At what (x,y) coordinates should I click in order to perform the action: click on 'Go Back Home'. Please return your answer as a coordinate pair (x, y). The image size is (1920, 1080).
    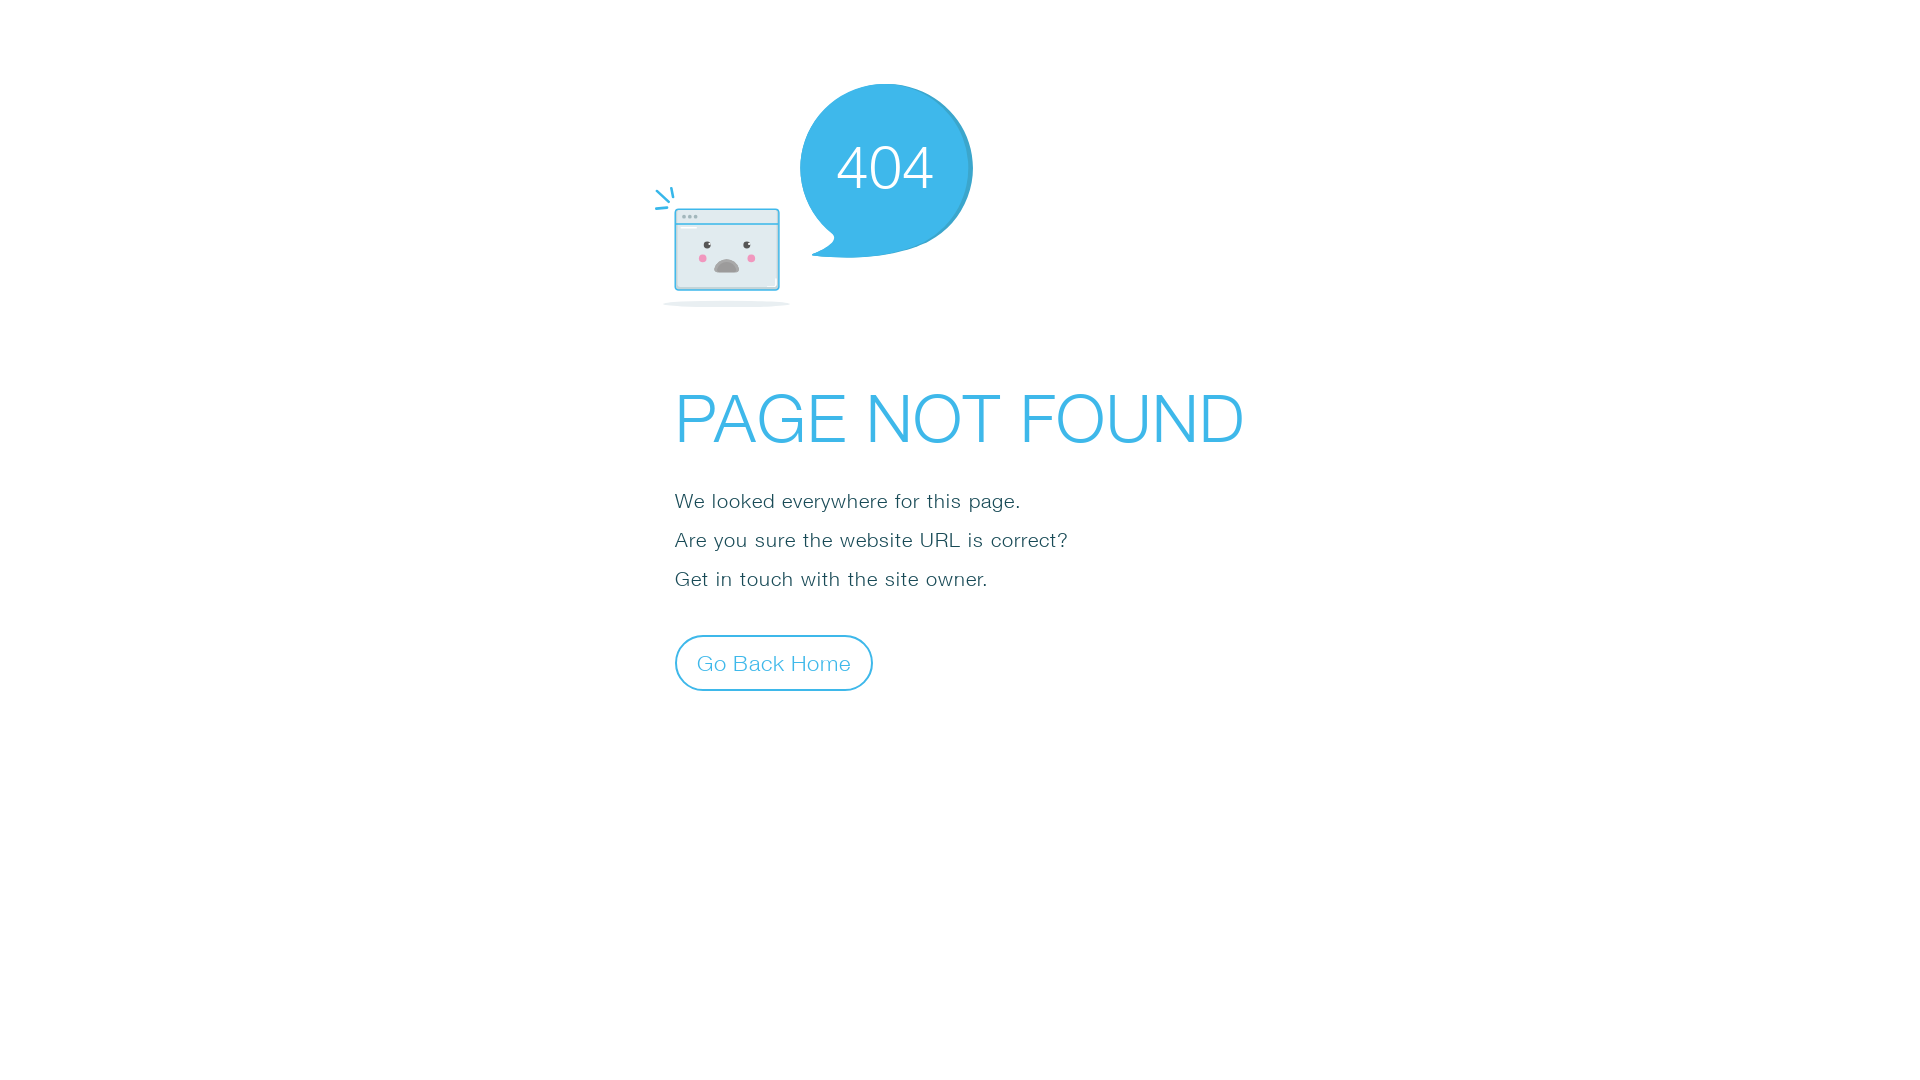
    Looking at the image, I should click on (772, 663).